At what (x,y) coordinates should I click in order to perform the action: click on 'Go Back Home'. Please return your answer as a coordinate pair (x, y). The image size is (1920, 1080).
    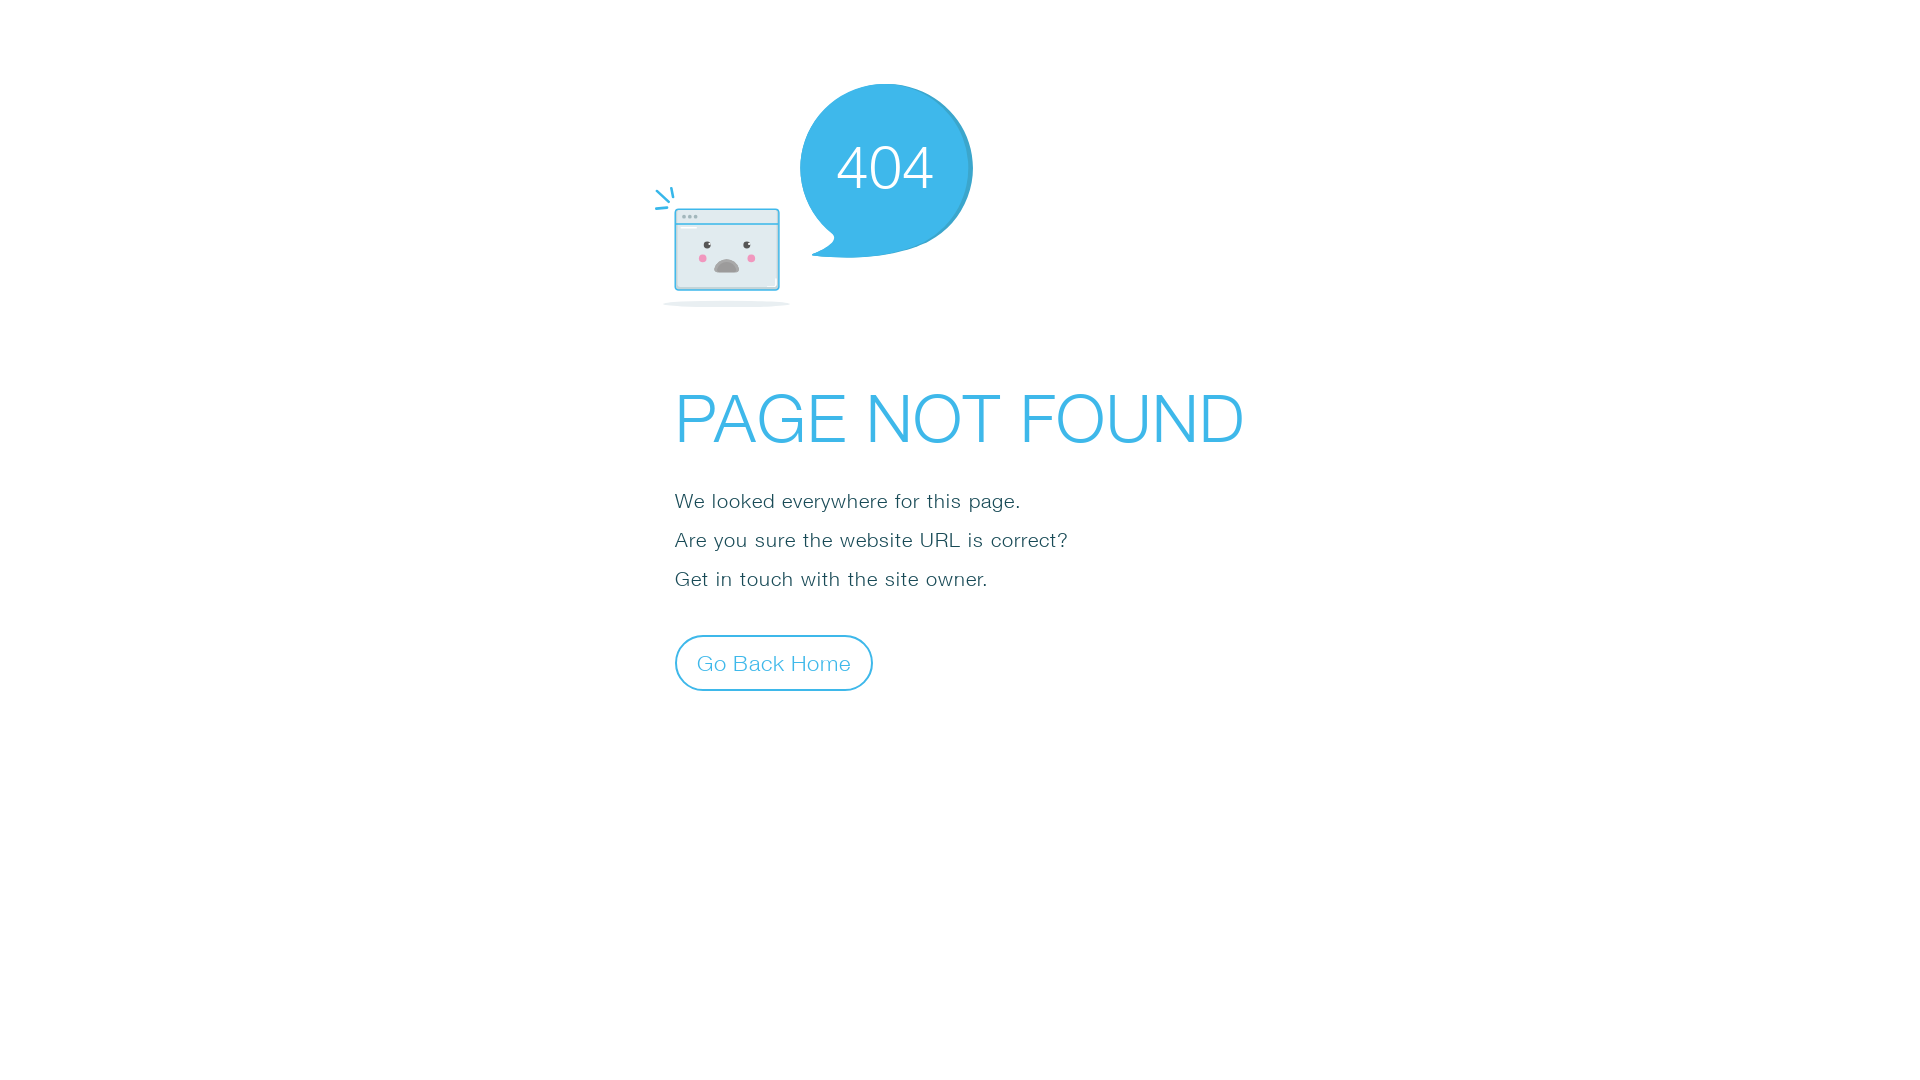
    Looking at the image, I should click on (772, 663).